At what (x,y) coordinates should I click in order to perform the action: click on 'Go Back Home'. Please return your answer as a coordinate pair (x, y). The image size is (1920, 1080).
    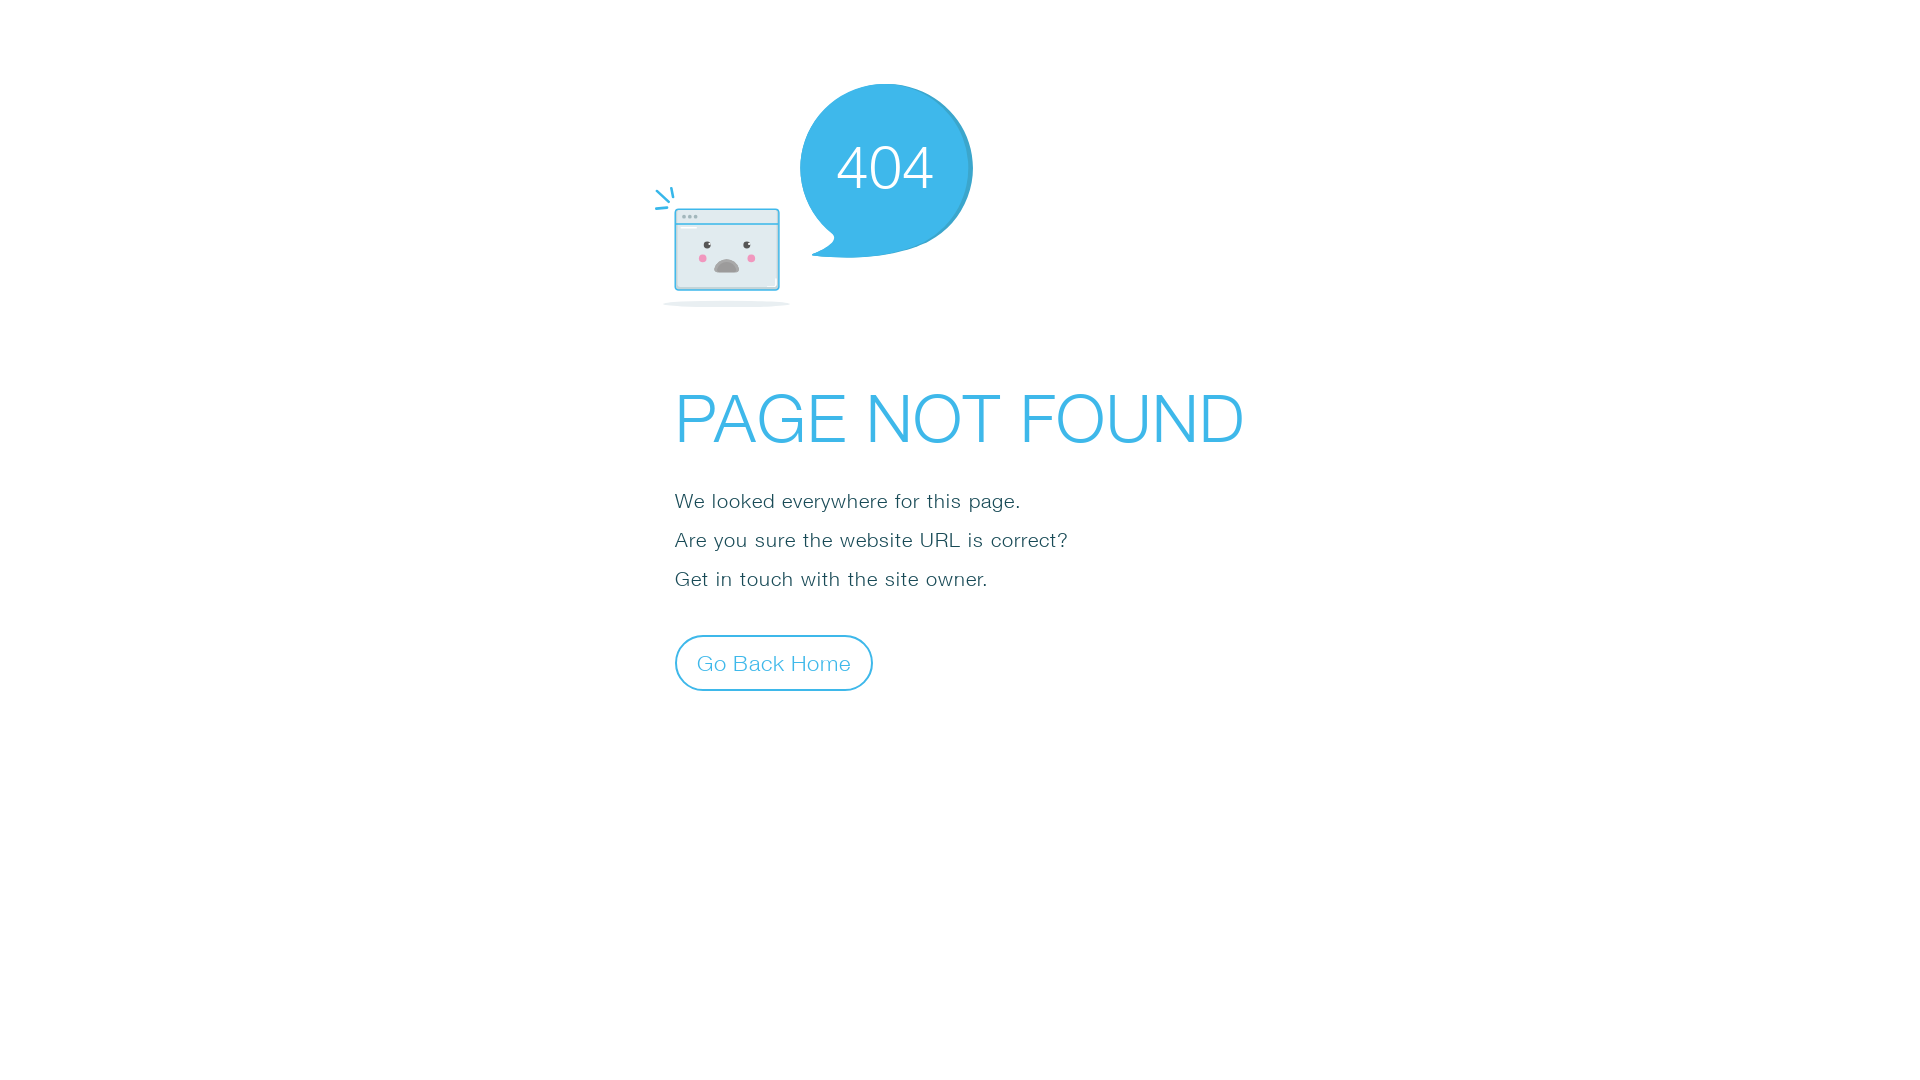
    Looking at the image, I should click on (772, 663).